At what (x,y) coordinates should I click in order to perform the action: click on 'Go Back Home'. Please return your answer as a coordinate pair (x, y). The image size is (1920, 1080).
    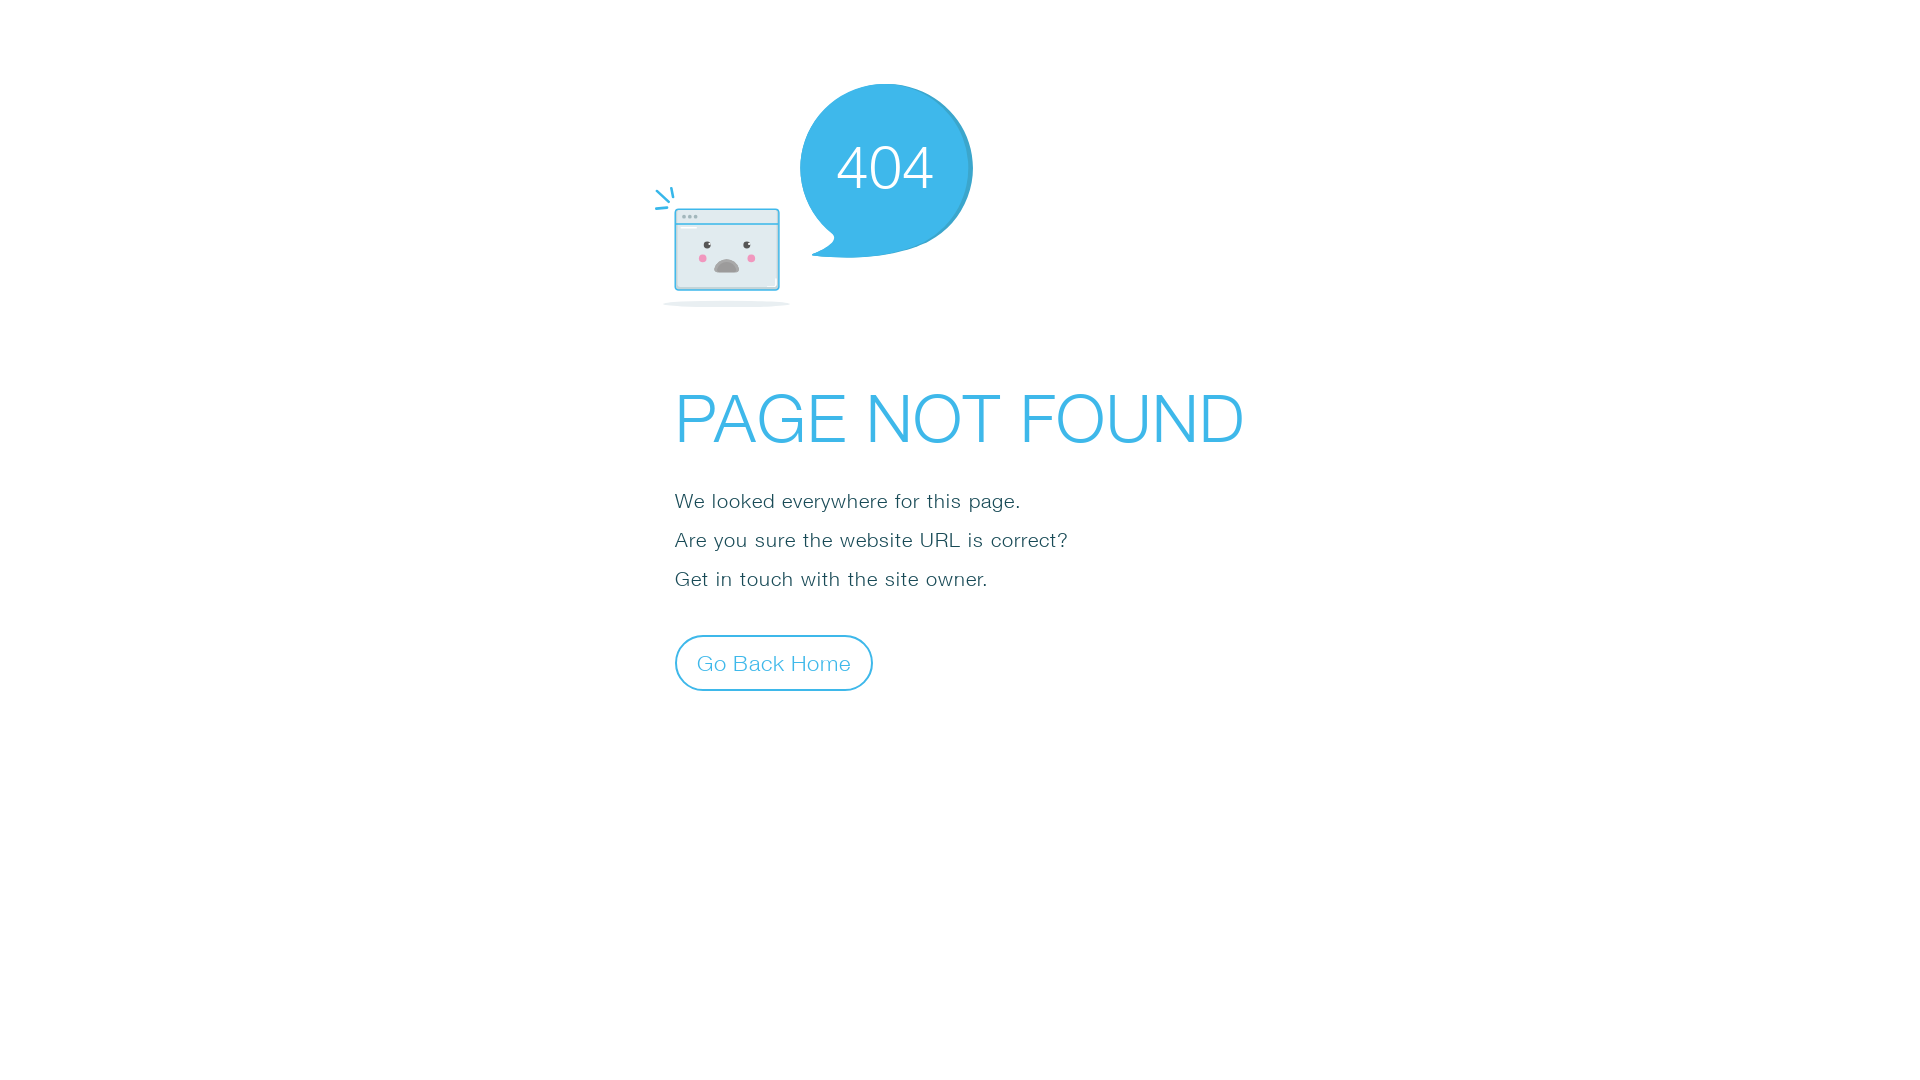
    Looking at the image, I should click on (772, 663).